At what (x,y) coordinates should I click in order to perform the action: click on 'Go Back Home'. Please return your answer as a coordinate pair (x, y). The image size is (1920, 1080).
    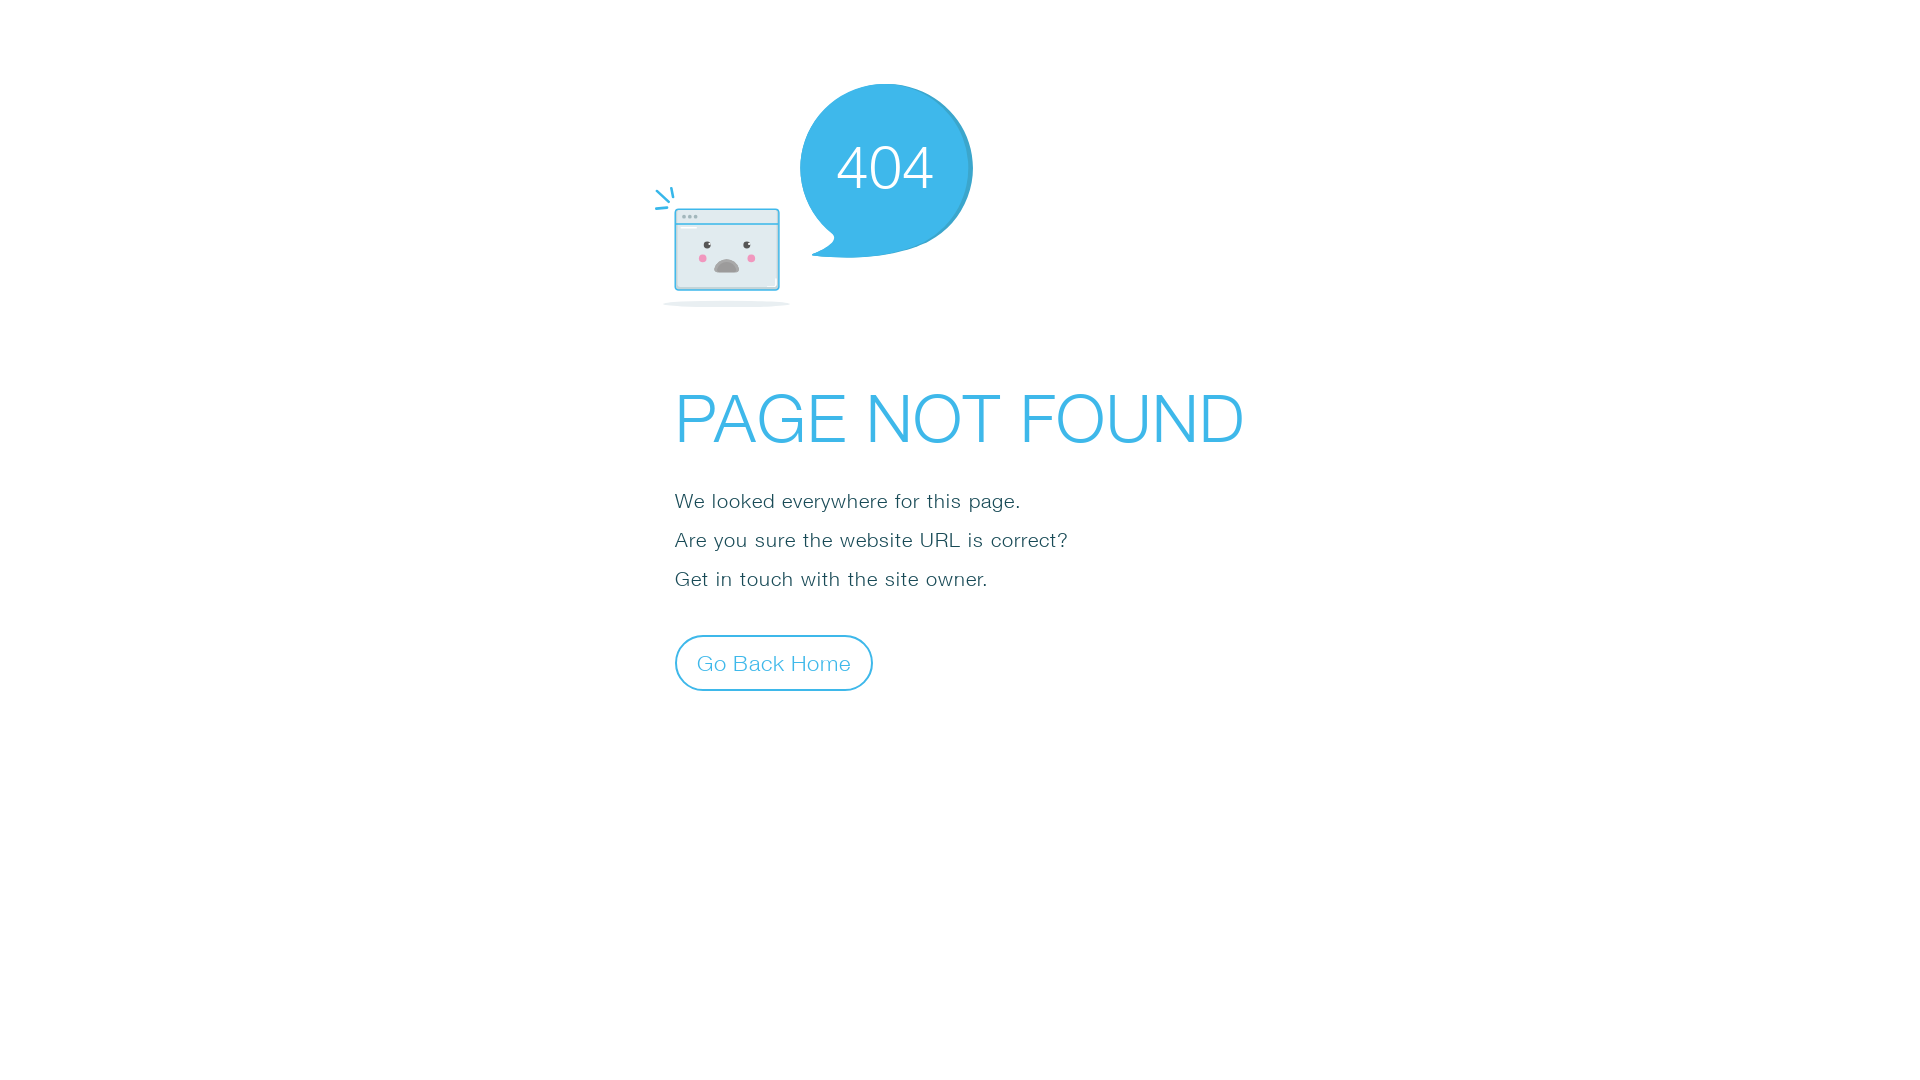
    Looking at the image, I should click on (772, 663).